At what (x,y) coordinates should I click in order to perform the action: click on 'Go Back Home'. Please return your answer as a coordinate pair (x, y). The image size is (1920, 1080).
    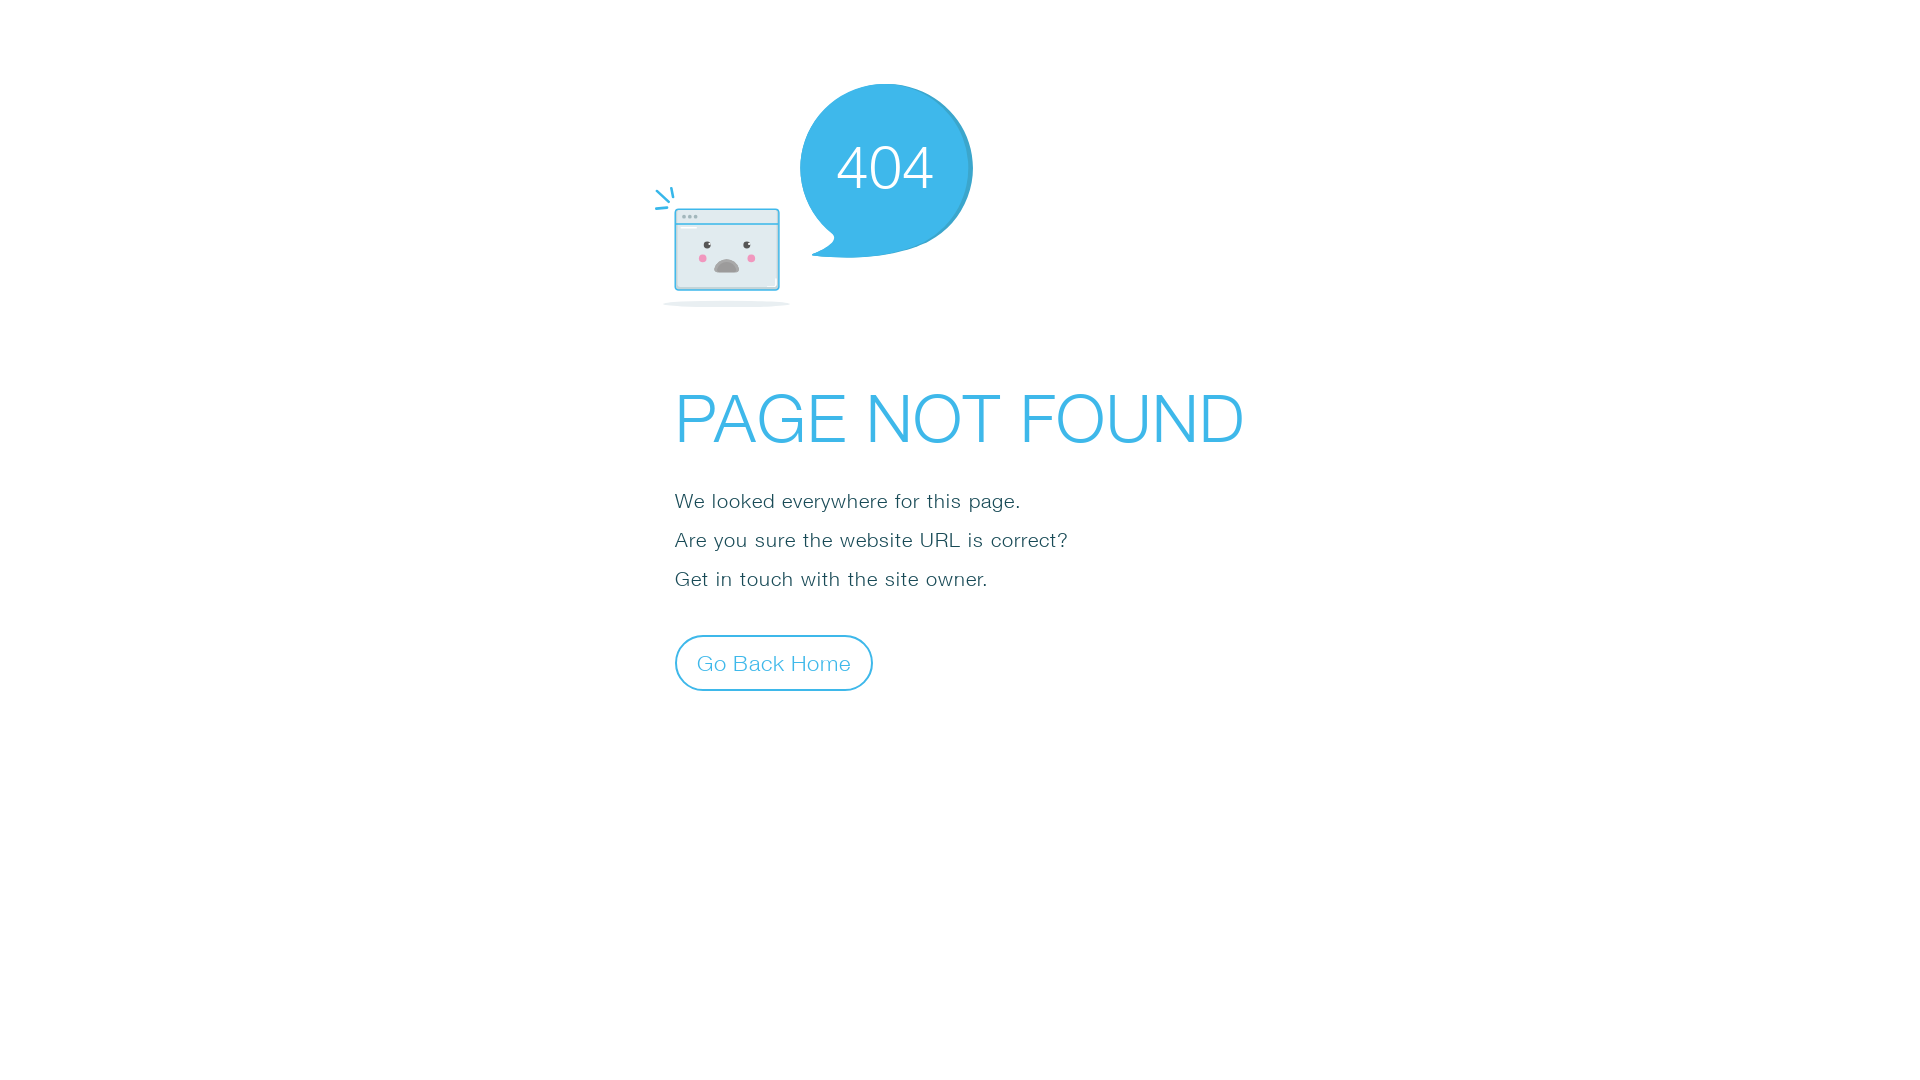
    Looking at the image, I should click on (772, 663).